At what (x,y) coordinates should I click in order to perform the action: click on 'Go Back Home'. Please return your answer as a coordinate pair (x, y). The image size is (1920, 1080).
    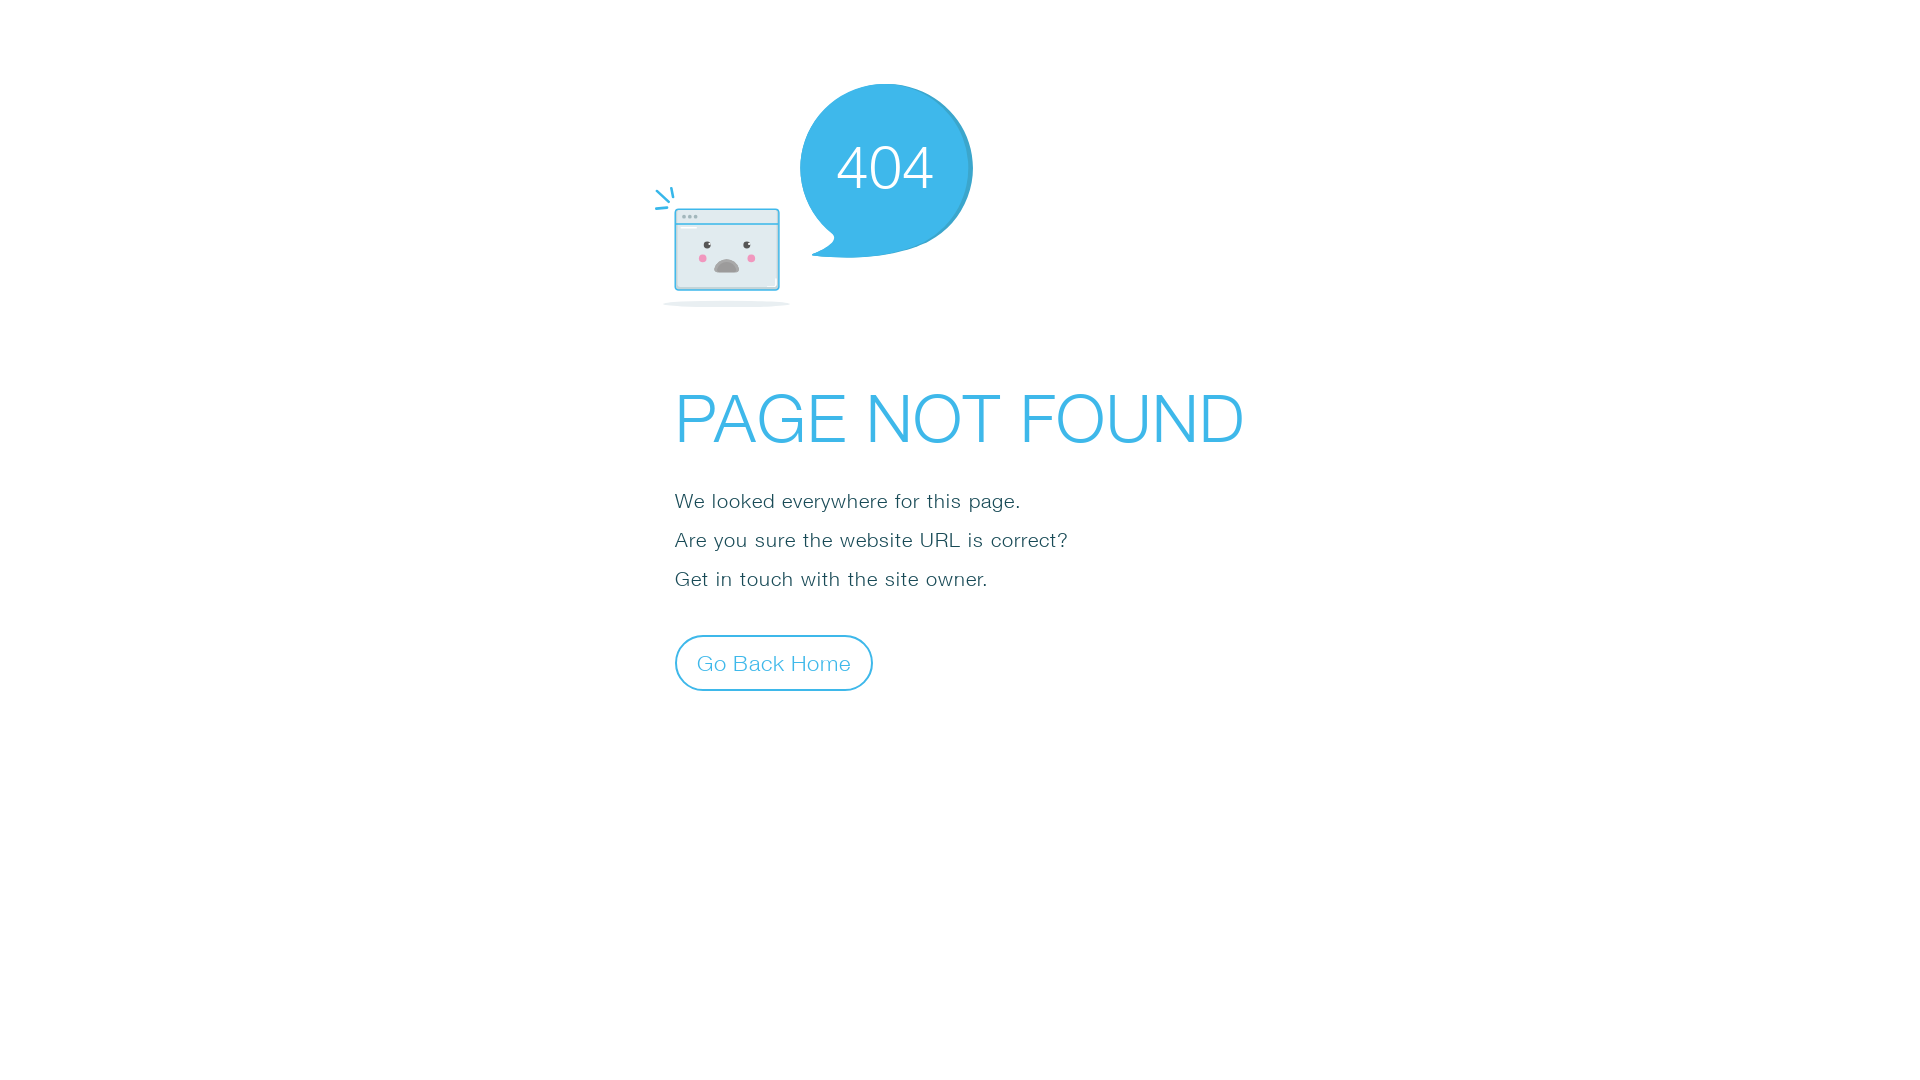
    Looking at the image, I should click on (772, 663).